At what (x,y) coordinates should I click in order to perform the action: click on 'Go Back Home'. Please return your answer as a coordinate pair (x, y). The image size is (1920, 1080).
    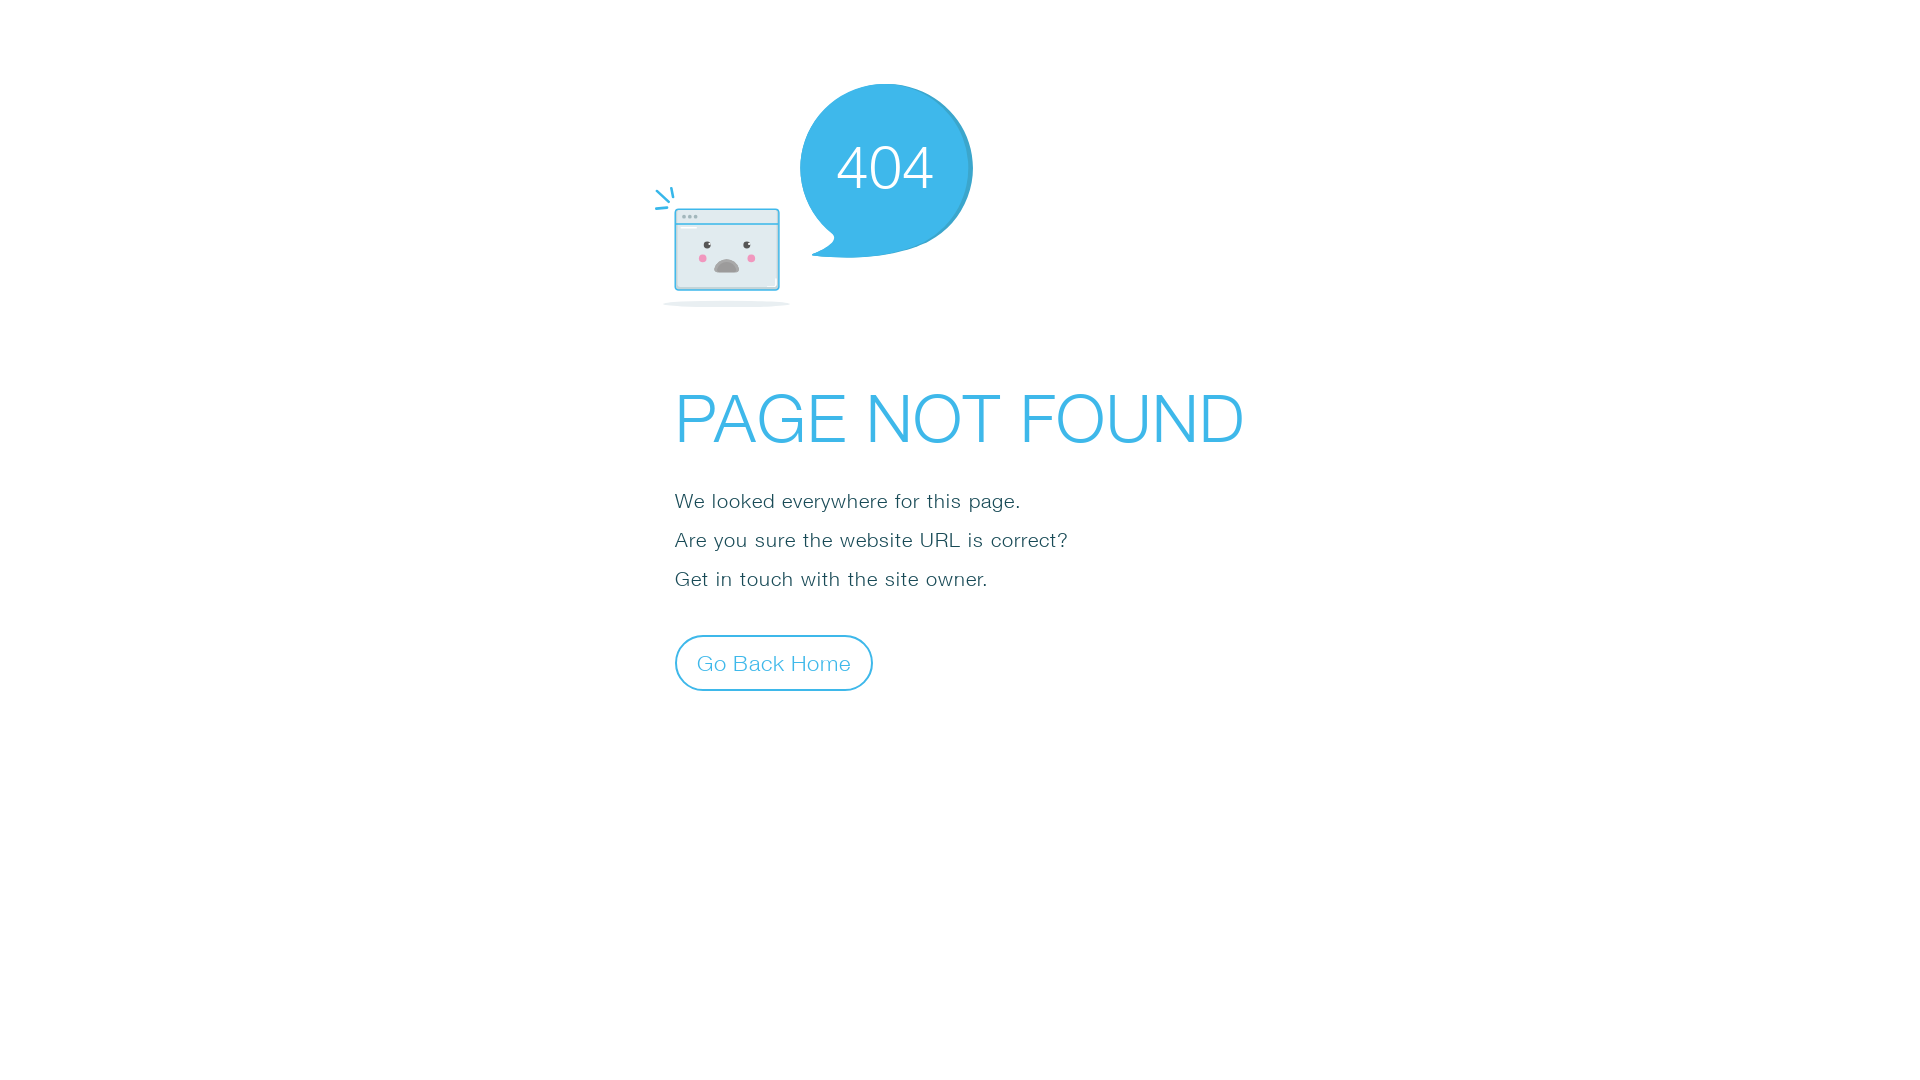
    Looking at the image, I should click on (772, 663).